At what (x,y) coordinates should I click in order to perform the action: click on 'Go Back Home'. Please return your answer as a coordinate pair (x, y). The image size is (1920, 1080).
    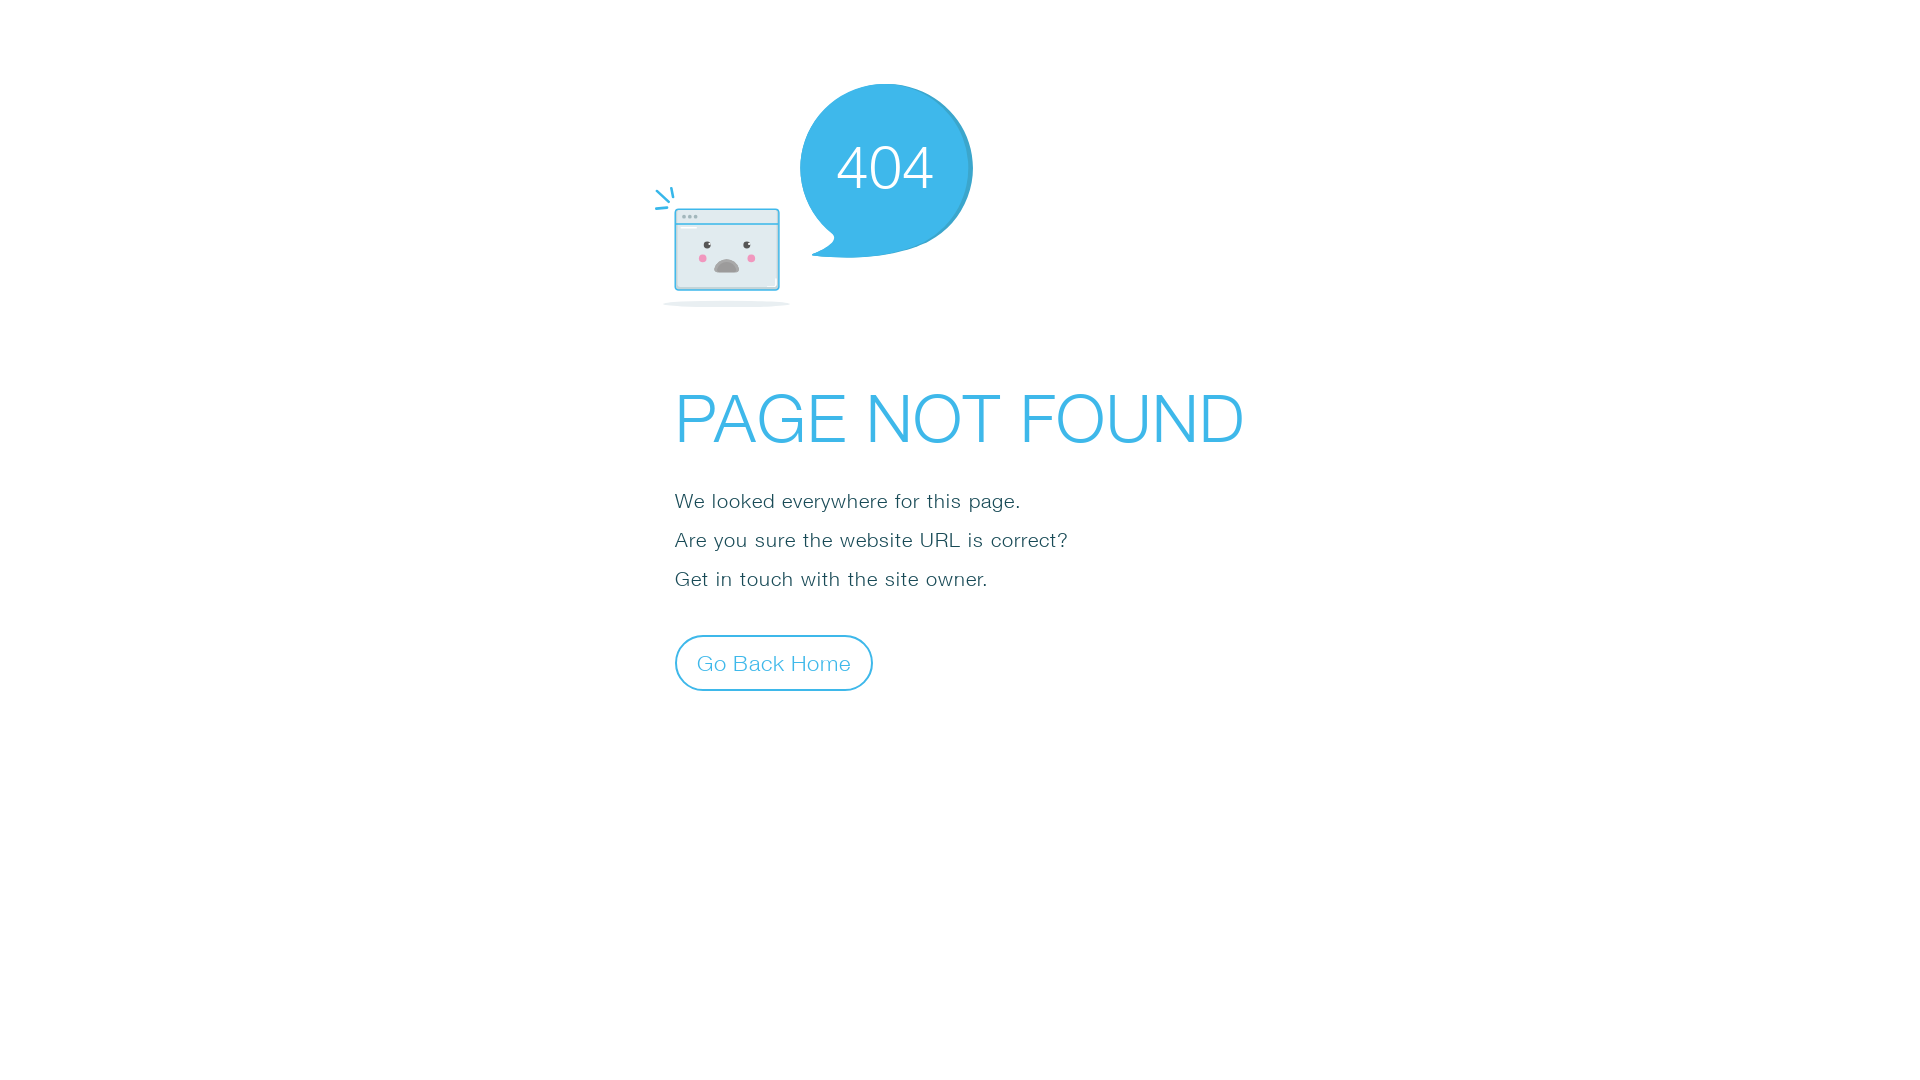
    Looking at the image, I should click on (772, 663).